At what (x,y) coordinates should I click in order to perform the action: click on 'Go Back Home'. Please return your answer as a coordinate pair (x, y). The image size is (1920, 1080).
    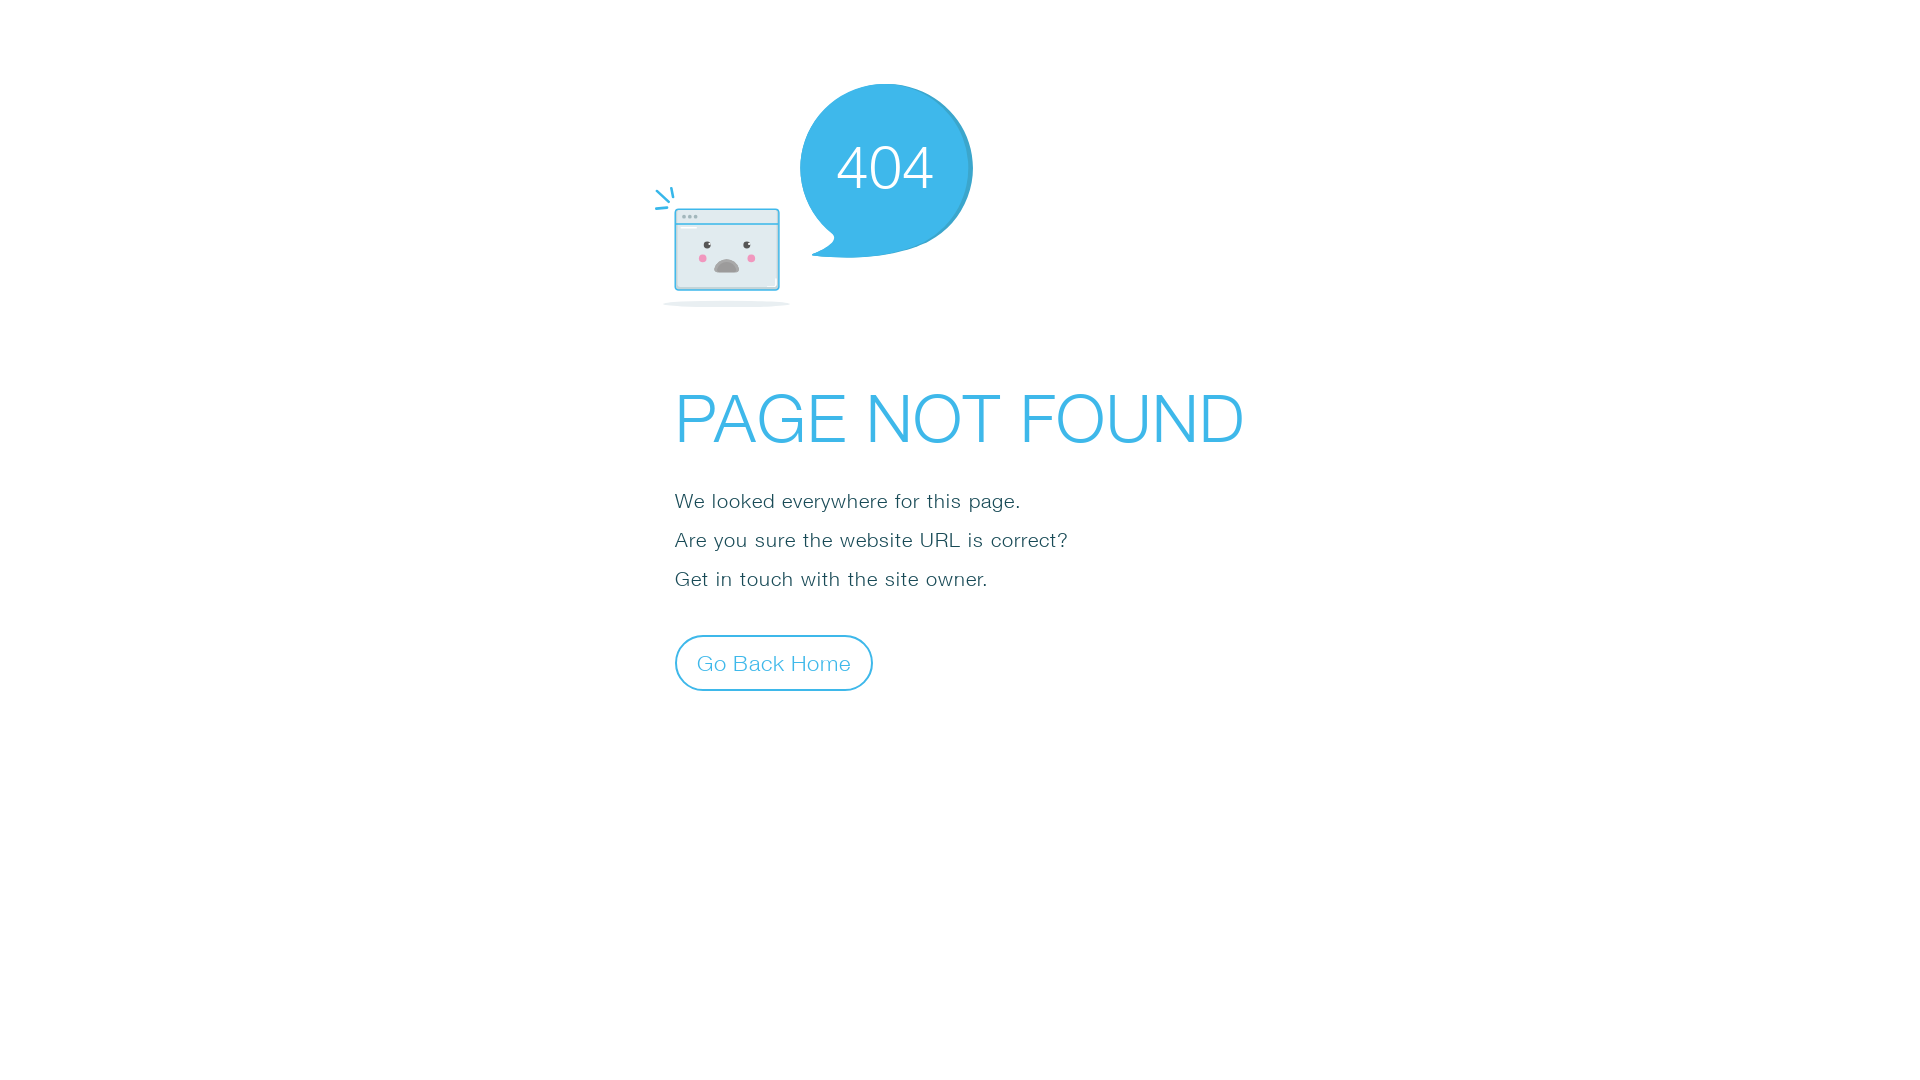
    Looking at the image, I should click on (772, 663).